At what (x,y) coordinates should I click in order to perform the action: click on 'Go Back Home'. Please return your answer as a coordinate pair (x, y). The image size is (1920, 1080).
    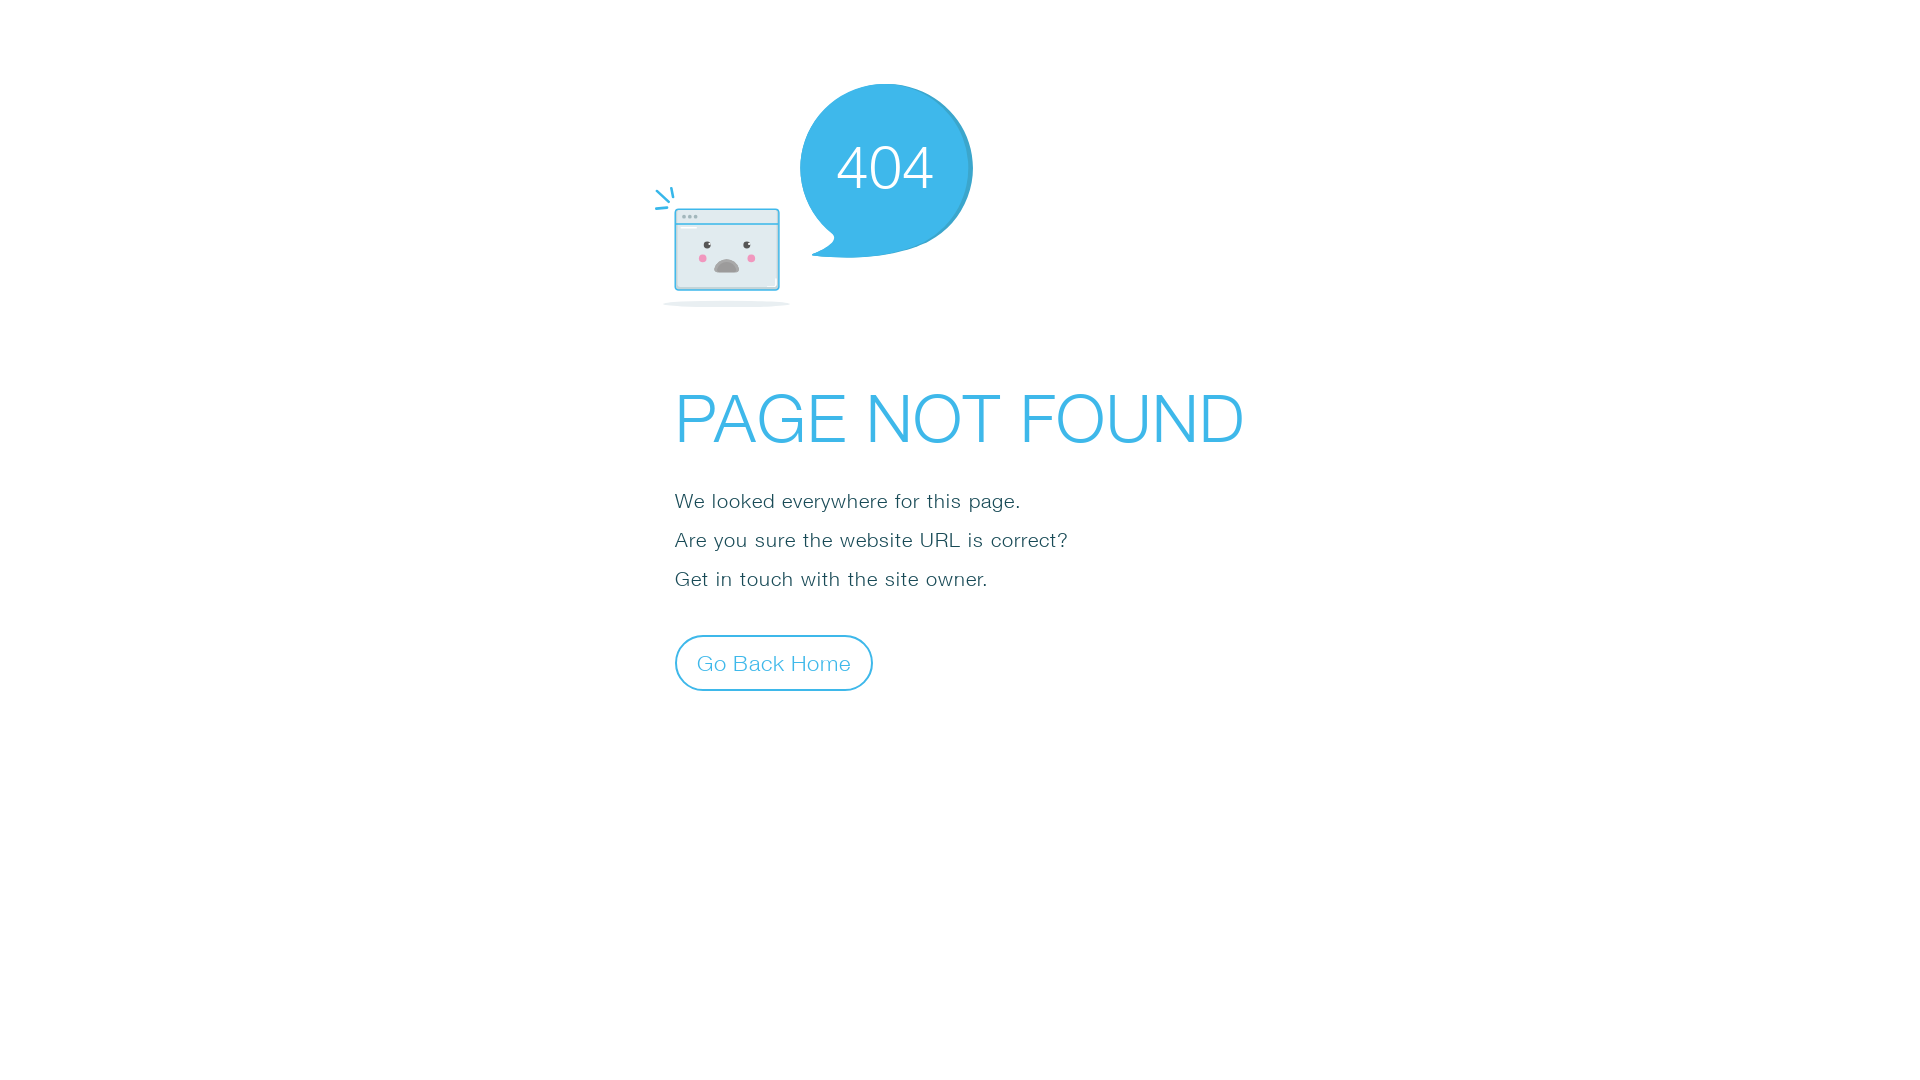
    Looking at the image, I should click on (772, 663).